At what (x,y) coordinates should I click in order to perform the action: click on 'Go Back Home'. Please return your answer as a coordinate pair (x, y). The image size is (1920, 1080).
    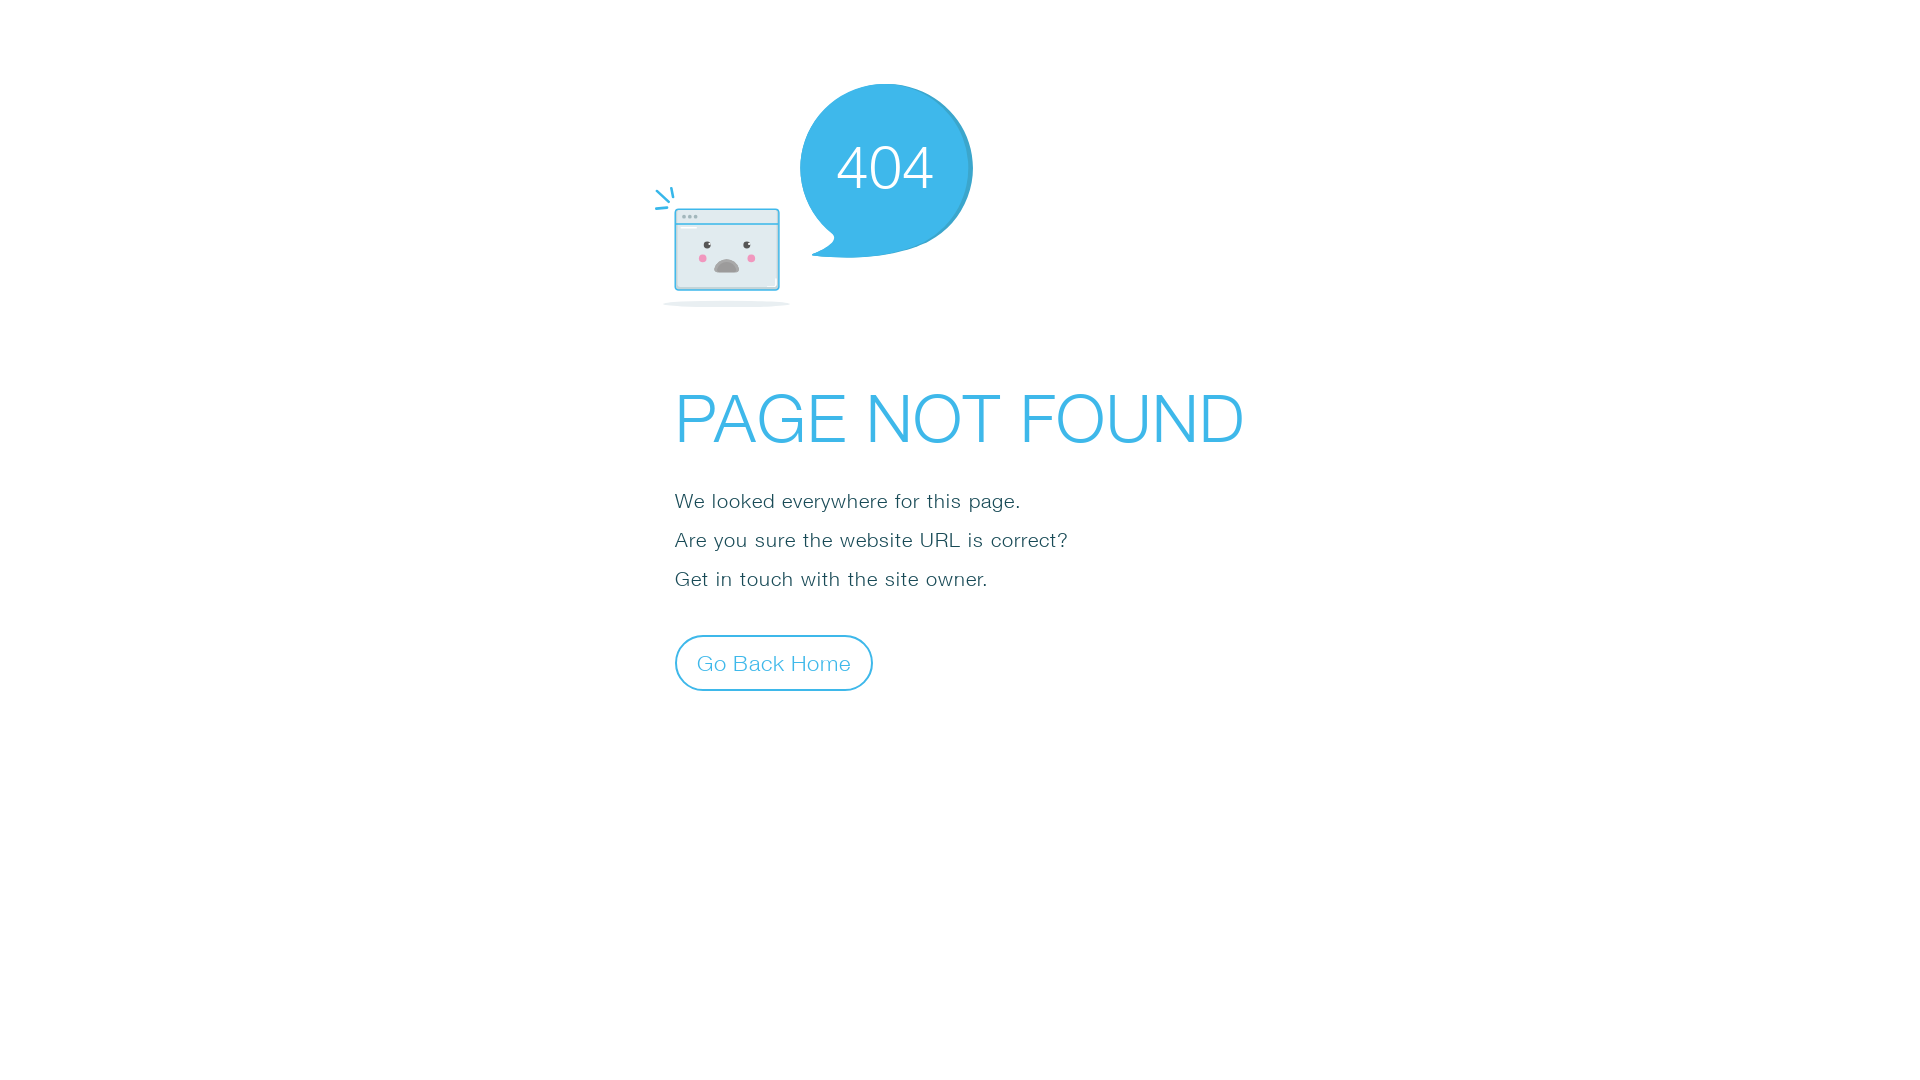
    Looking at the image, I should click on (772, 663).